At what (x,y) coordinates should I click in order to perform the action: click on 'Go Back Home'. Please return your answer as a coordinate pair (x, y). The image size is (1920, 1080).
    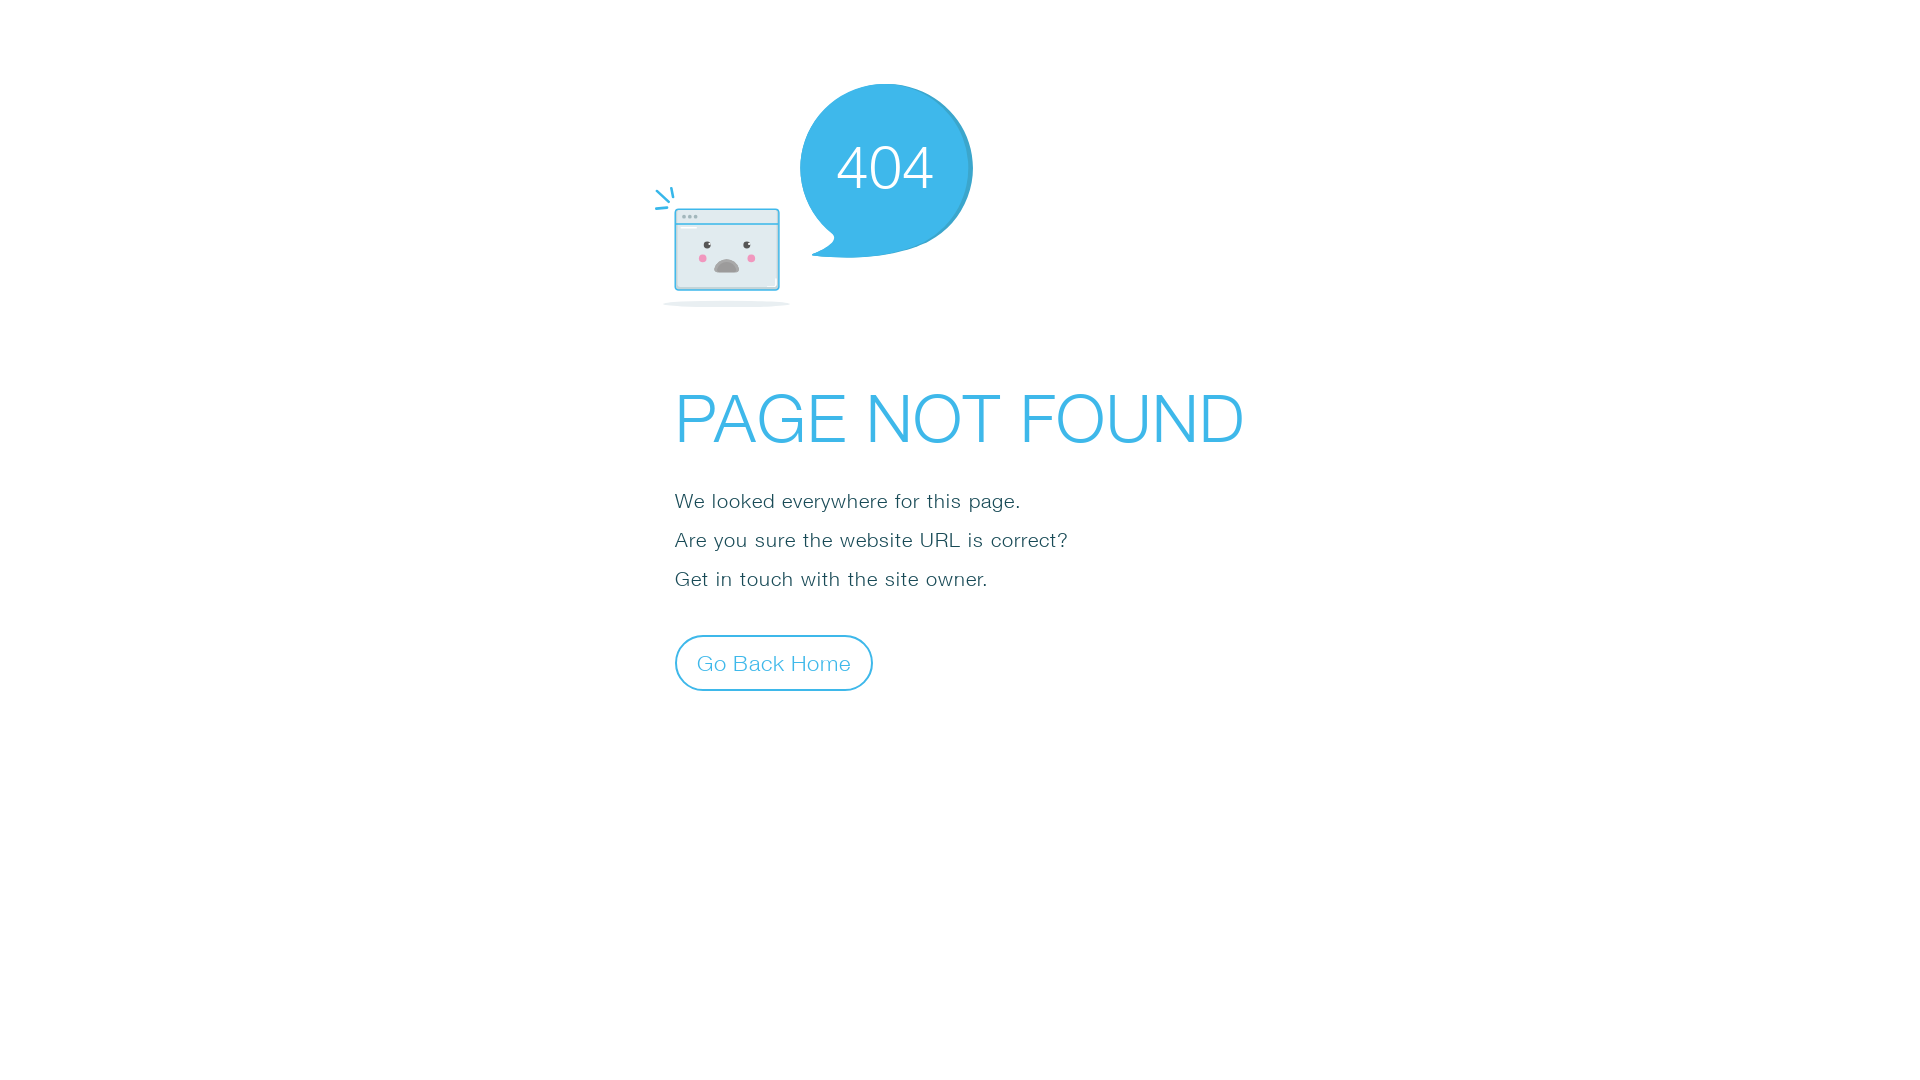
    Looking at the image, I should click on (772, 663).